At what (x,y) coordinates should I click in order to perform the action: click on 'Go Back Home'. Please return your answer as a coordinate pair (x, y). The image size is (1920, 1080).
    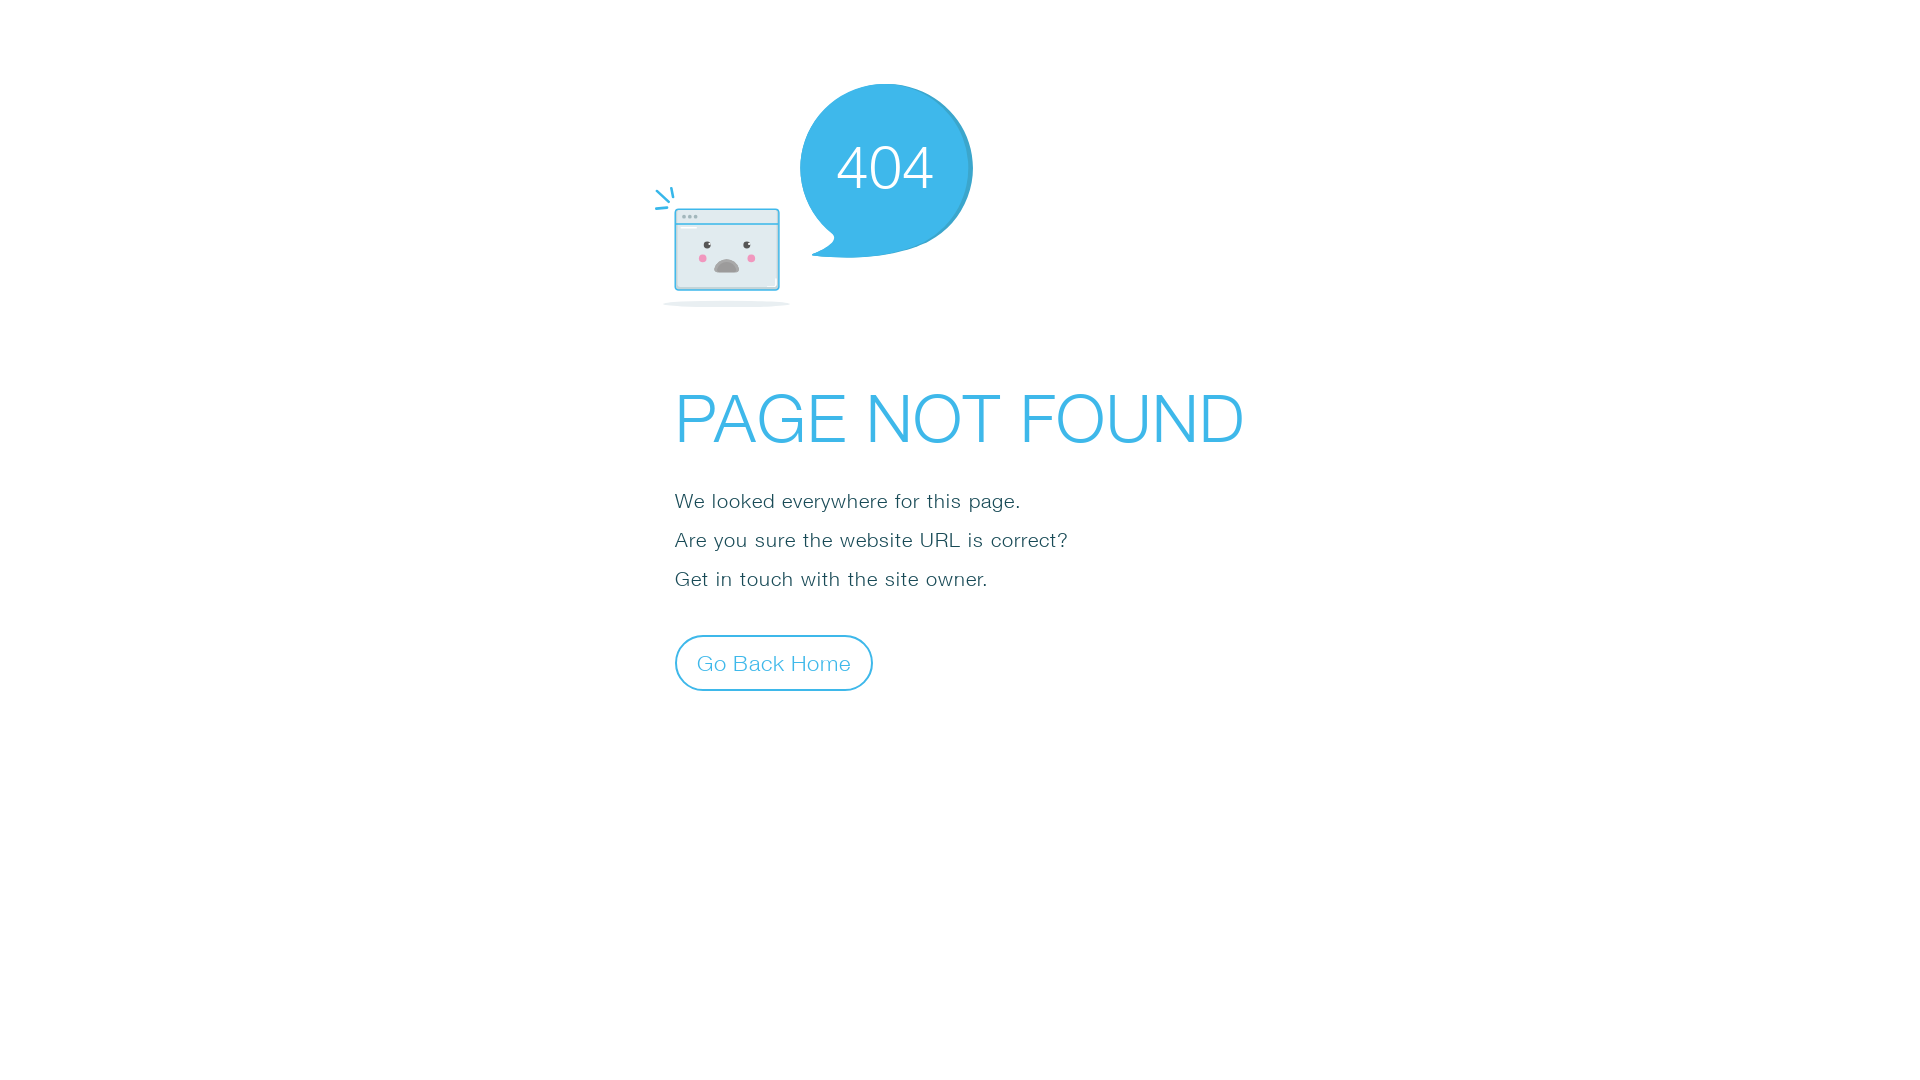
    Looking at the image, I should click on (772, 663).